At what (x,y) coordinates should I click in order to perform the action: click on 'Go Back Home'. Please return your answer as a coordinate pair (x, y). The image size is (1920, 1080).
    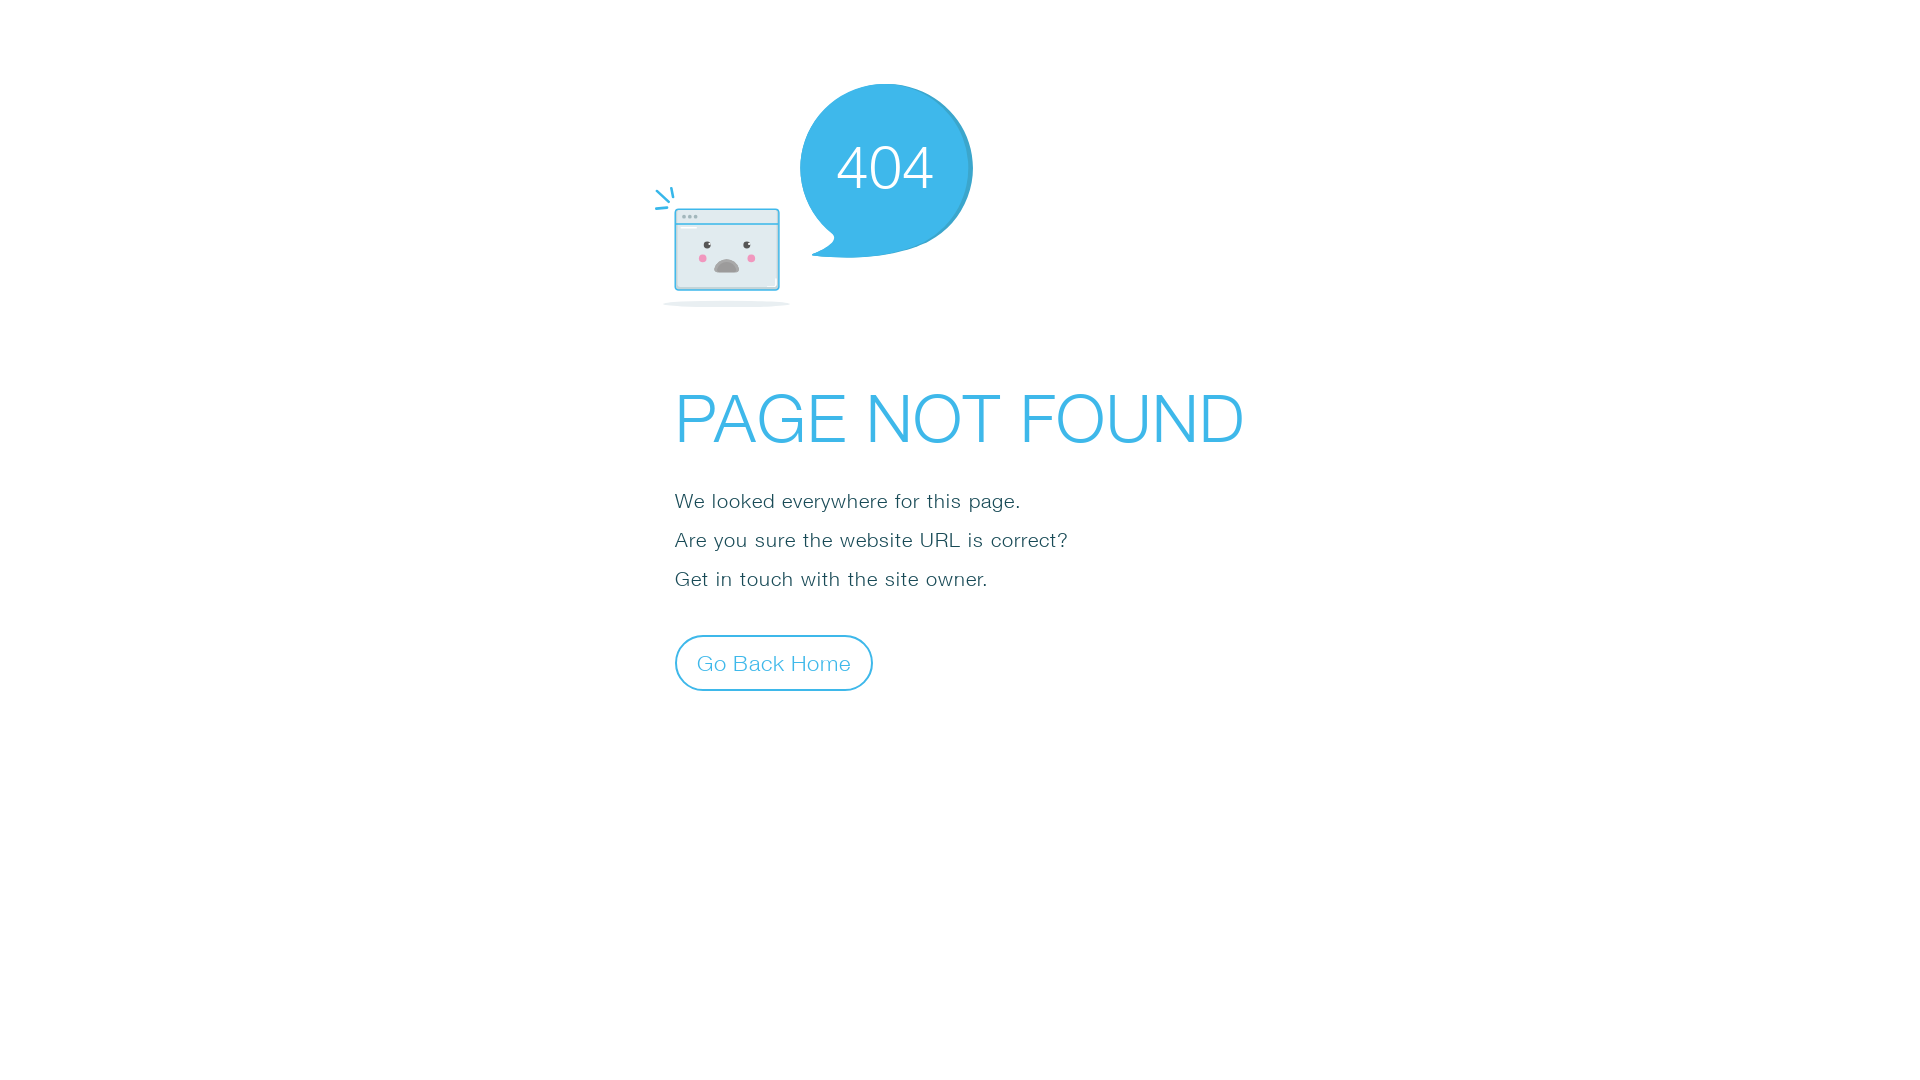
    Looking at the image, I should click on (772, 663).